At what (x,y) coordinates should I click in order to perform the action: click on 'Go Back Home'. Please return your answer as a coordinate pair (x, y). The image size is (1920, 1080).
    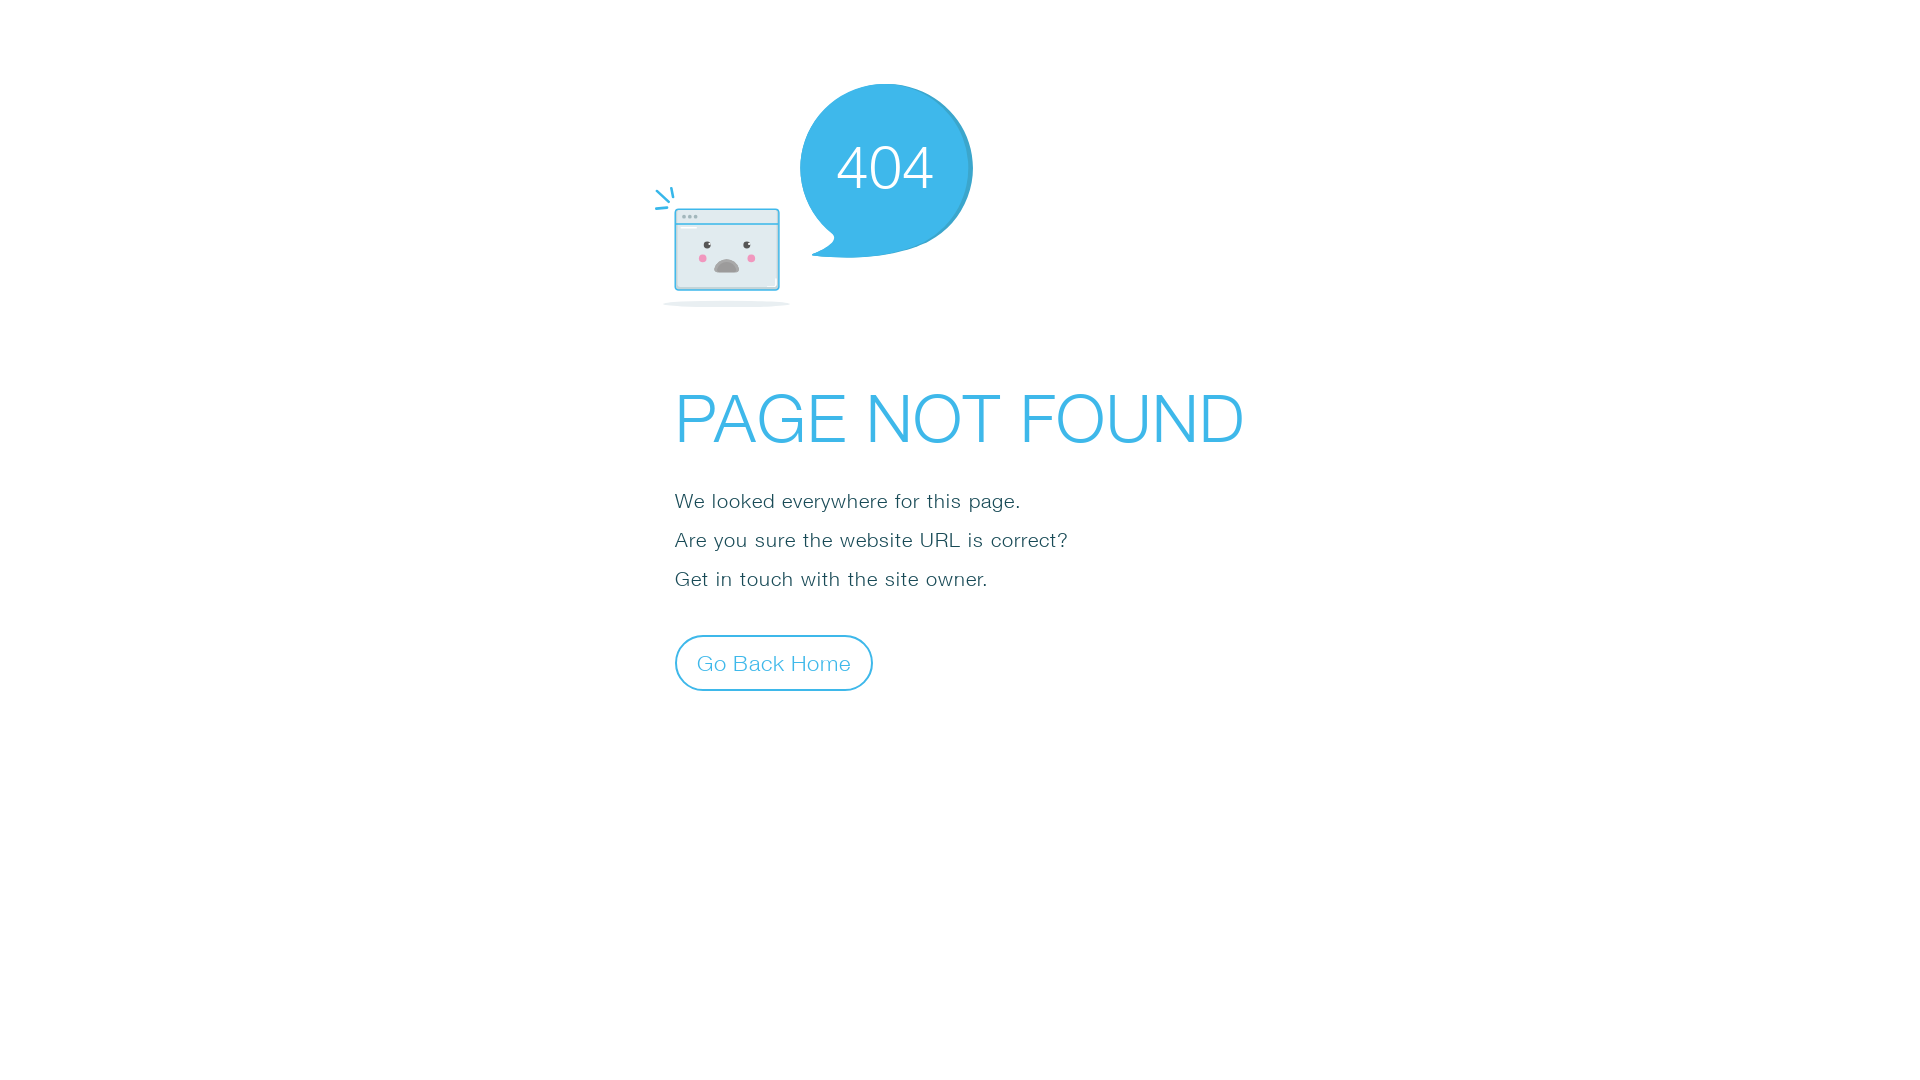
    Looking at the image, I should click on (772, 663).